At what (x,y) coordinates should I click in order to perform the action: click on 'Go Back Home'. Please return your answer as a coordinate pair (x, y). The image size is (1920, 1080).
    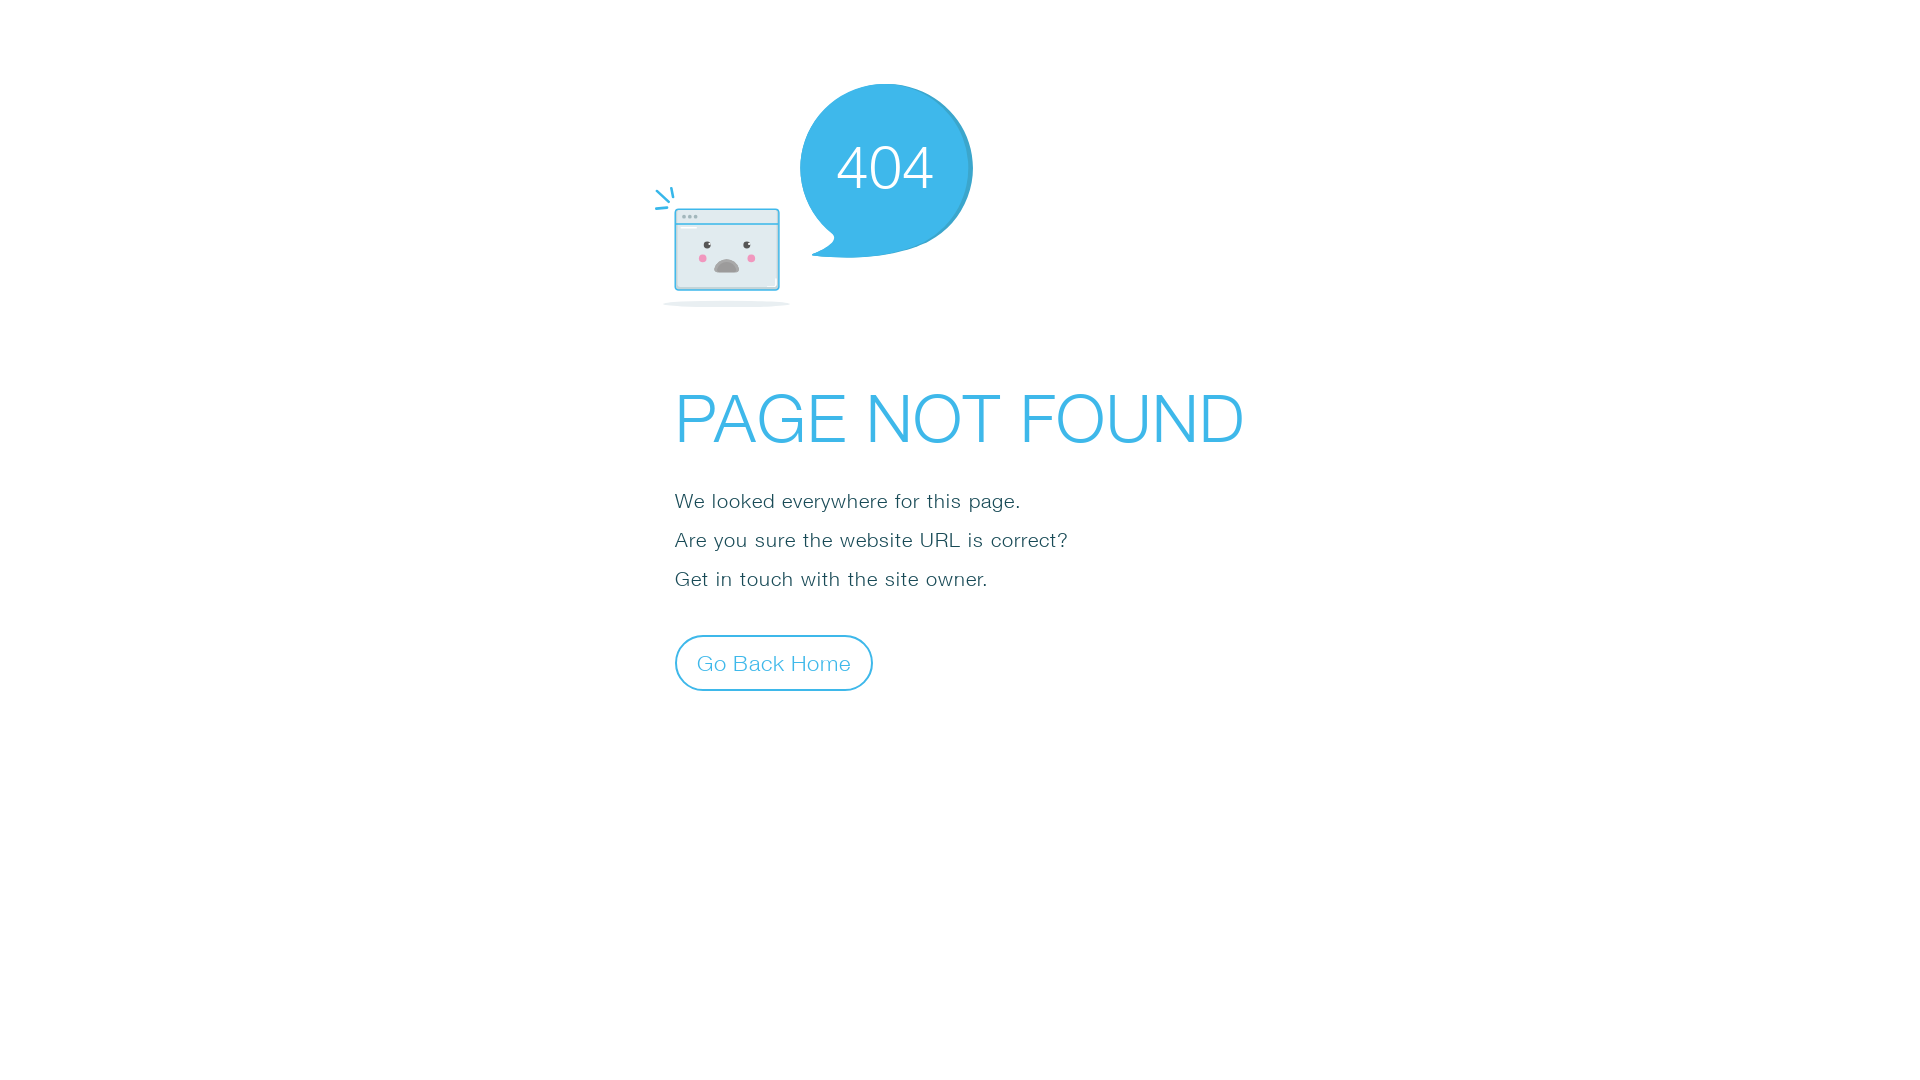
    Looking at the image, I should click on (772, 663).